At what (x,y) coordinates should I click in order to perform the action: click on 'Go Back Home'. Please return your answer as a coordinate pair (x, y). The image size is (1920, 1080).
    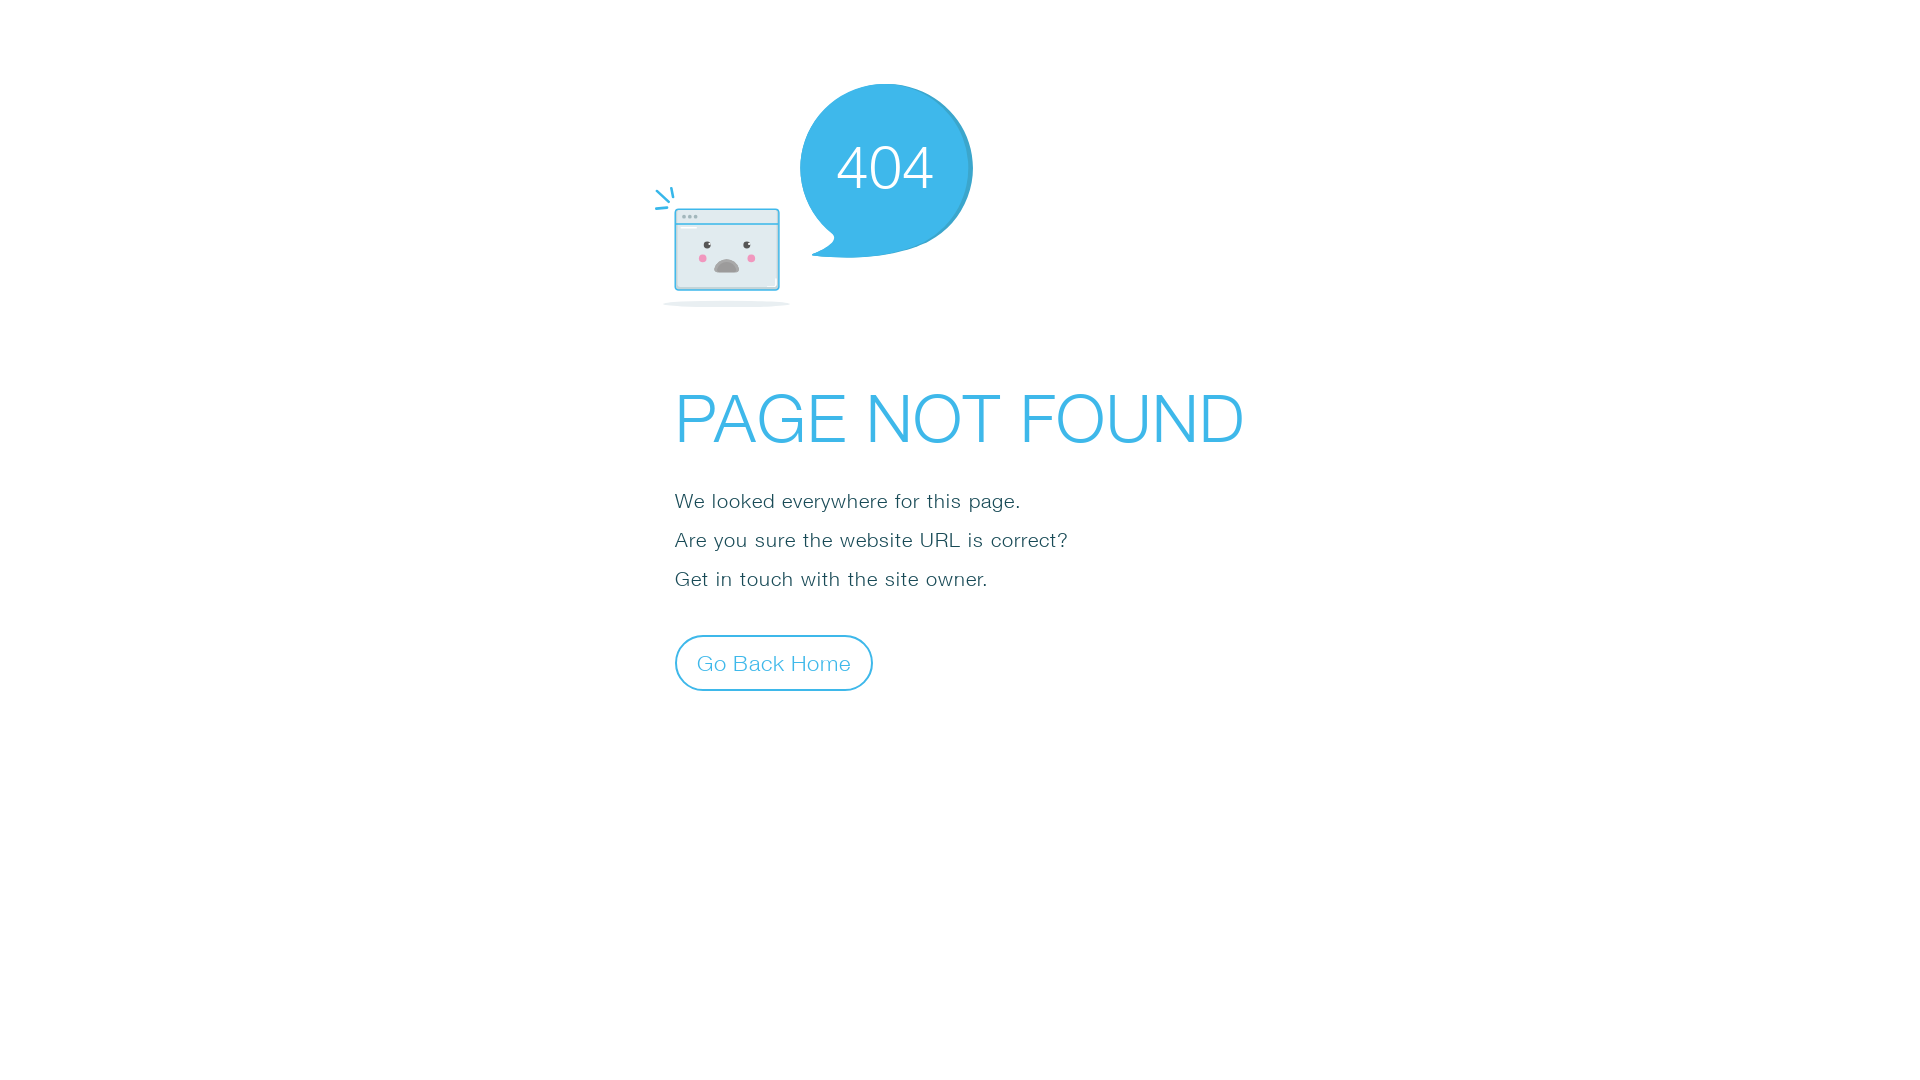
    Looking at the image, I should click on (772, 663).